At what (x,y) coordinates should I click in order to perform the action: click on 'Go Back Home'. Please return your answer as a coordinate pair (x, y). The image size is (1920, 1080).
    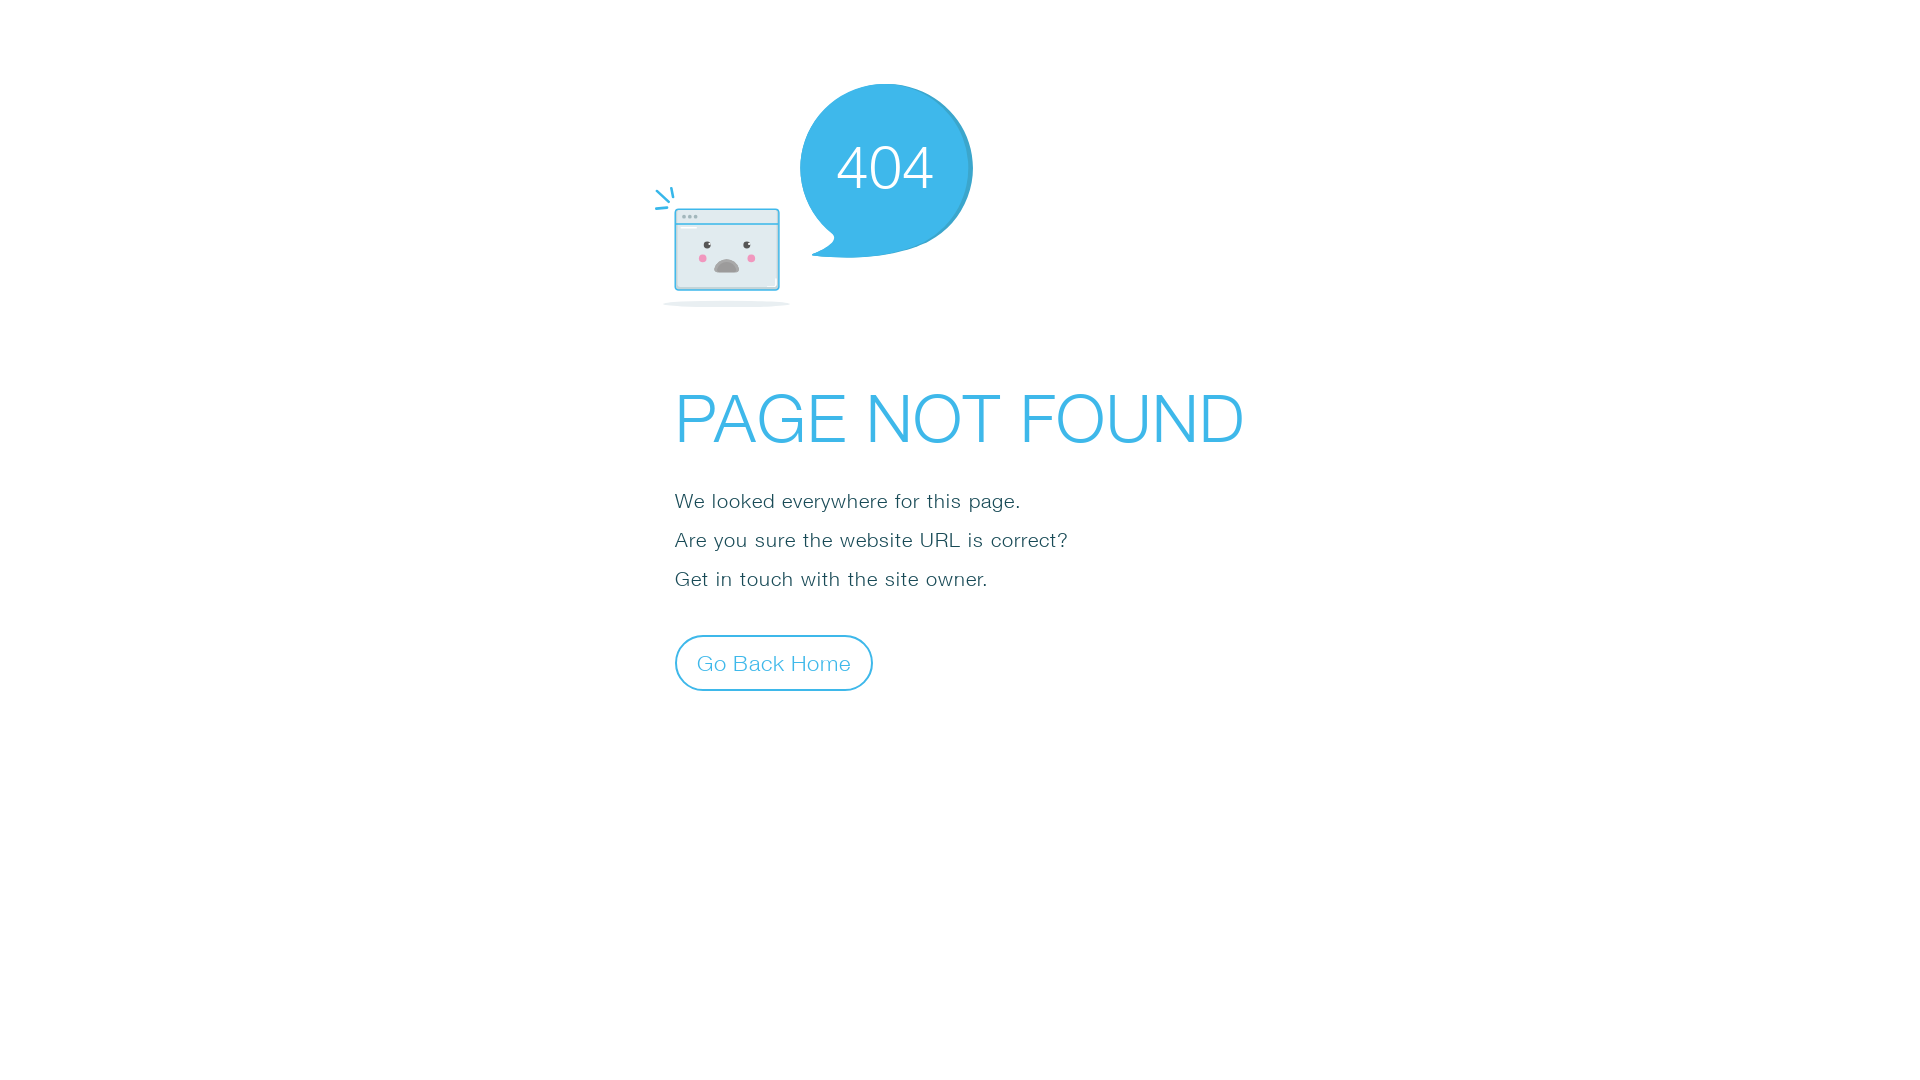
    Looking at the image, I should click on (772, 663).